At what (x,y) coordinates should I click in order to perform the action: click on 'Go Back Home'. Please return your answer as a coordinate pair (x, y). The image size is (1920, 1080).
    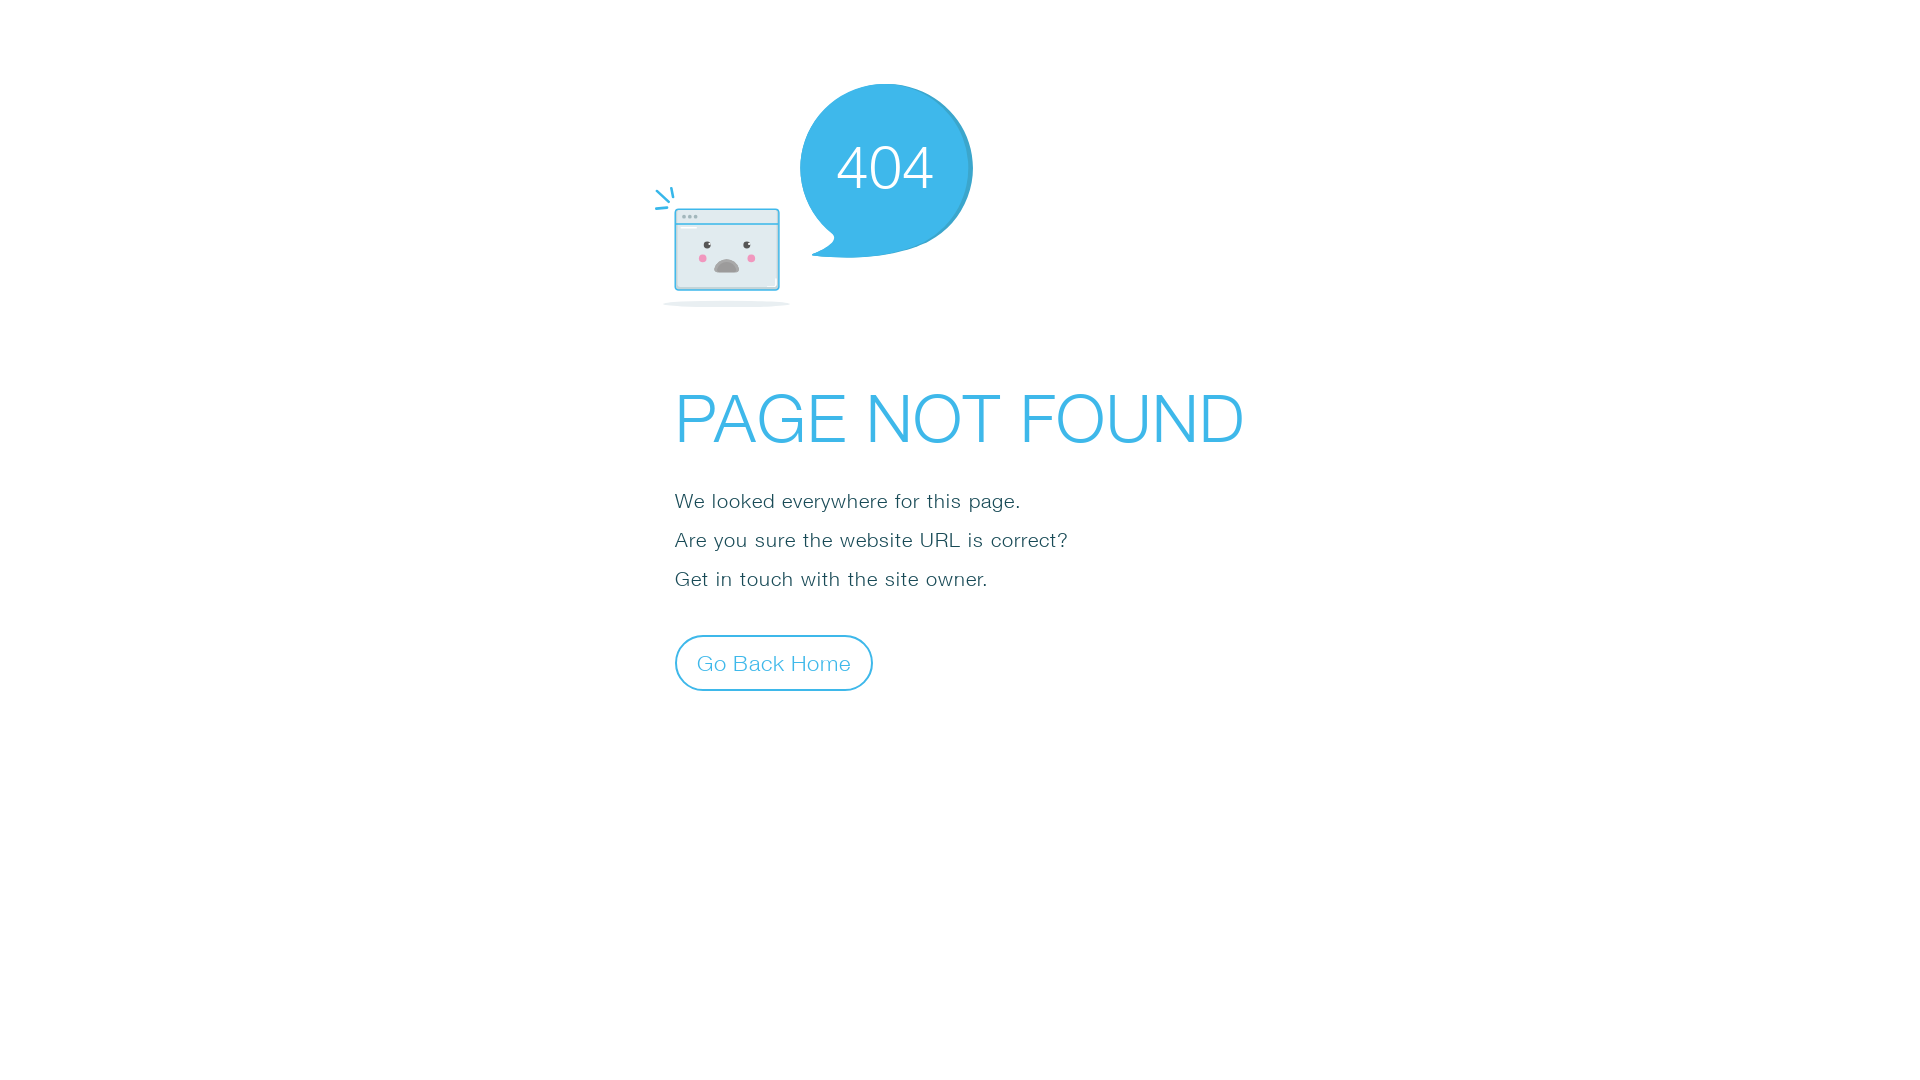
    Looking at the image, I should click on (772, 663).